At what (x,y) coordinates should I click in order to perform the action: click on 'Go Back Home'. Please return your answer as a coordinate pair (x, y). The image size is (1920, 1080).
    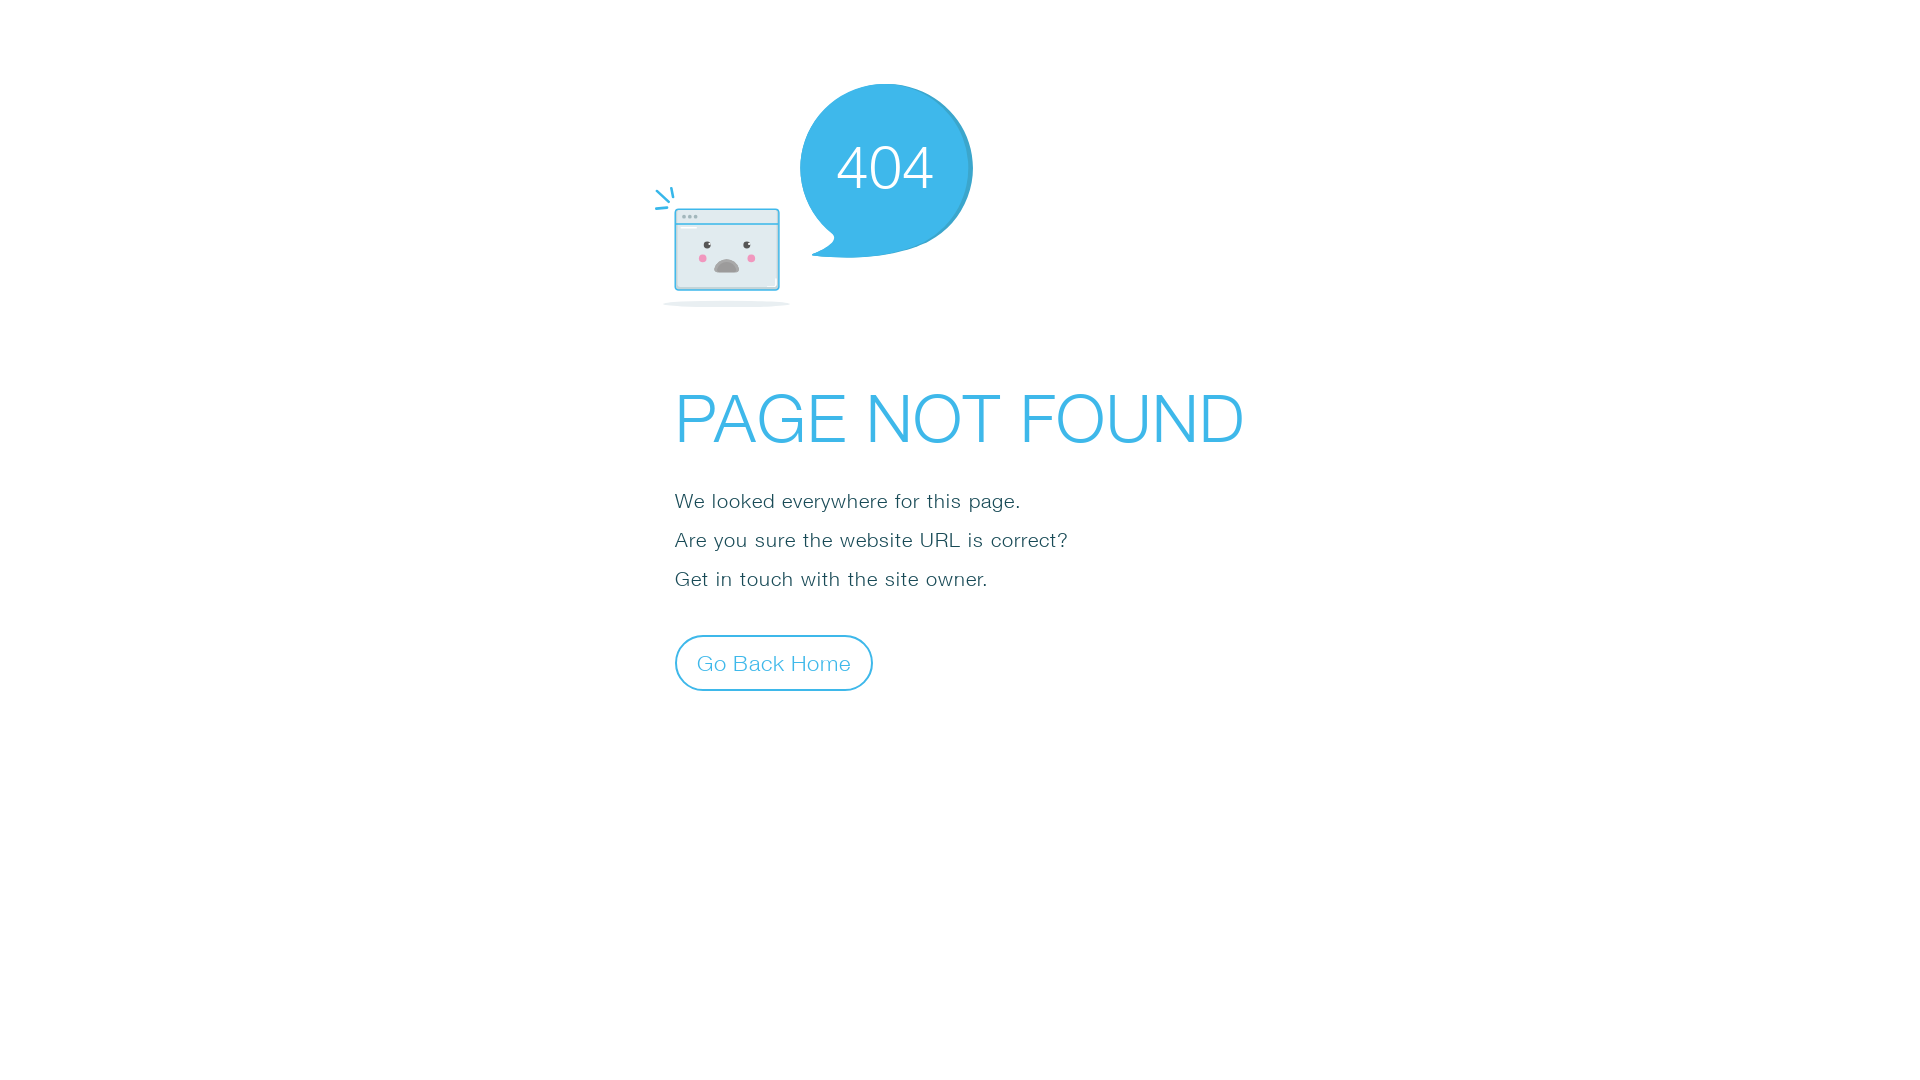
    Looking at the image, I should click on (772, 663).